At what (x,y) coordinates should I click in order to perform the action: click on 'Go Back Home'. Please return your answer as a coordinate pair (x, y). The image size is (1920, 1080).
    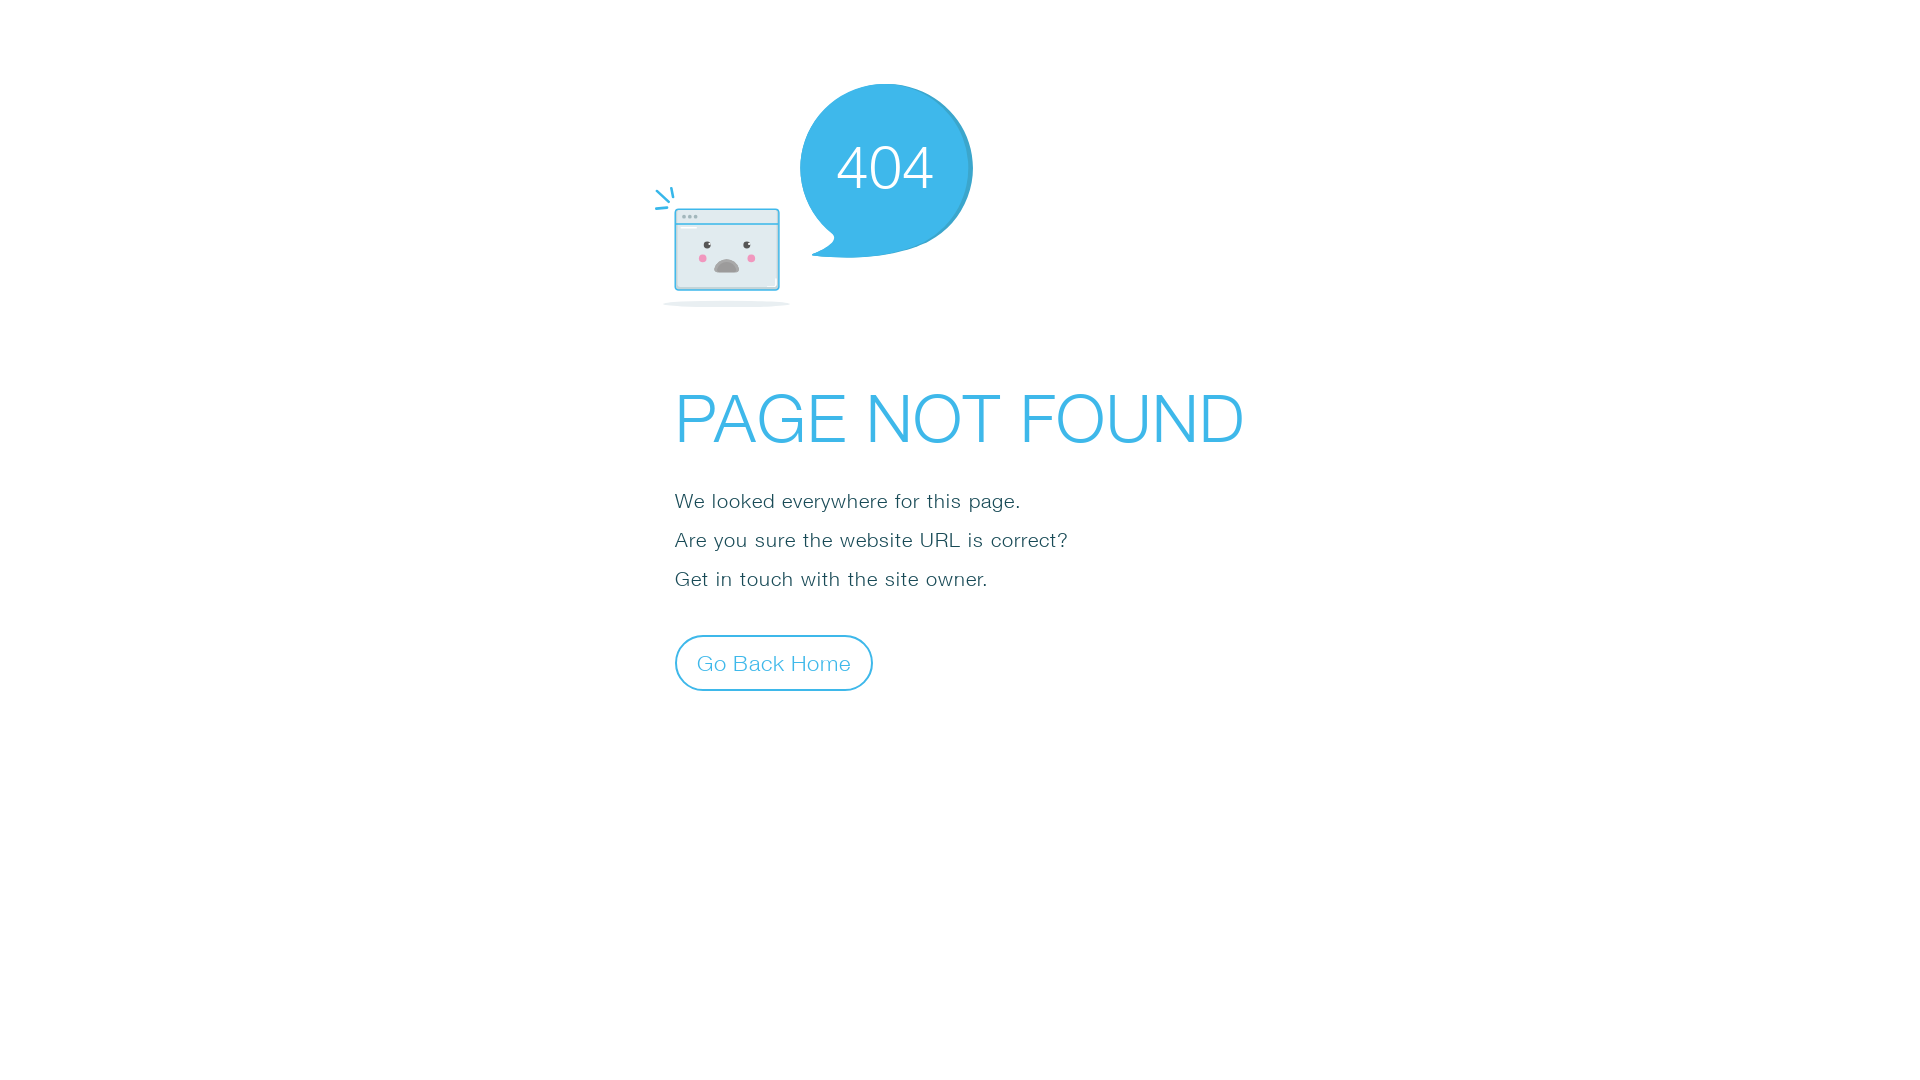
    Looking at the image, I should click on (772, 663).